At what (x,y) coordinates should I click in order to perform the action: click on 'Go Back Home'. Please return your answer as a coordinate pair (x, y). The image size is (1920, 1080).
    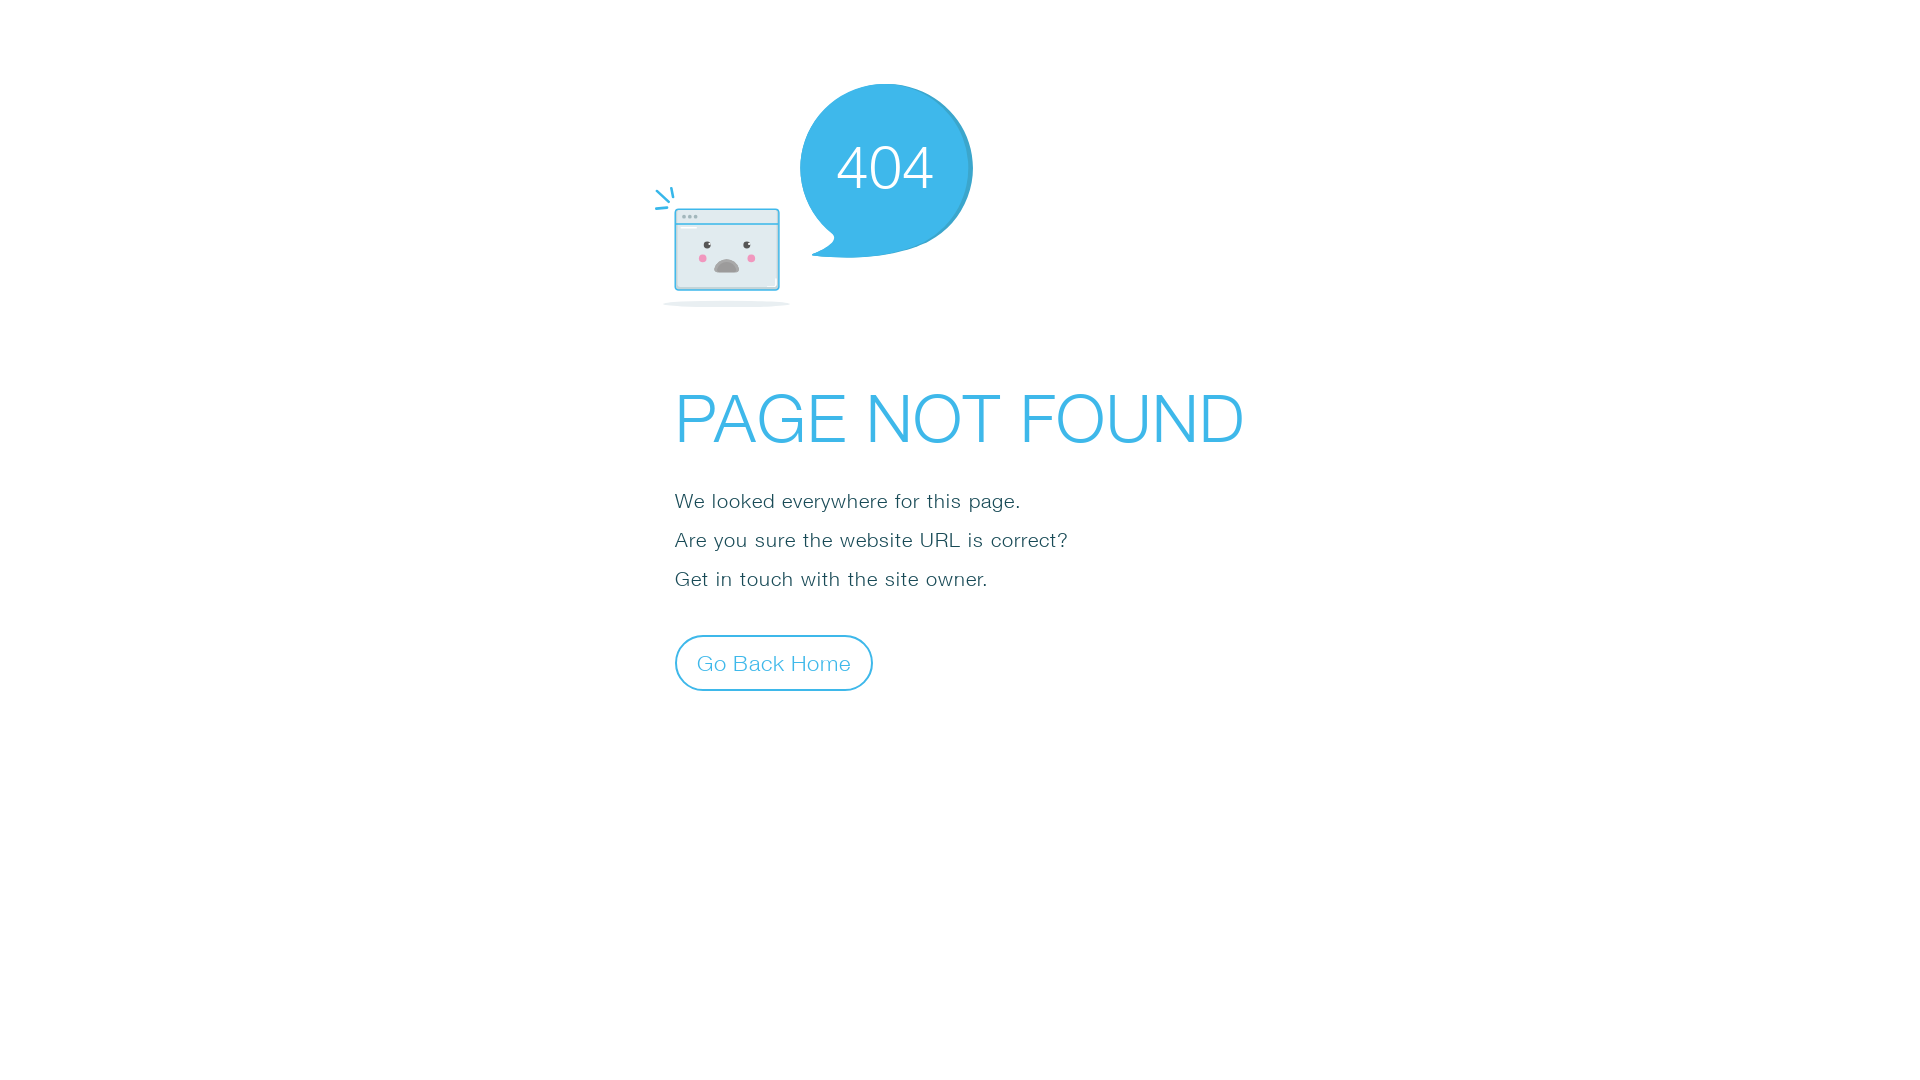
    Looking at the image, I should click on (772, 663).